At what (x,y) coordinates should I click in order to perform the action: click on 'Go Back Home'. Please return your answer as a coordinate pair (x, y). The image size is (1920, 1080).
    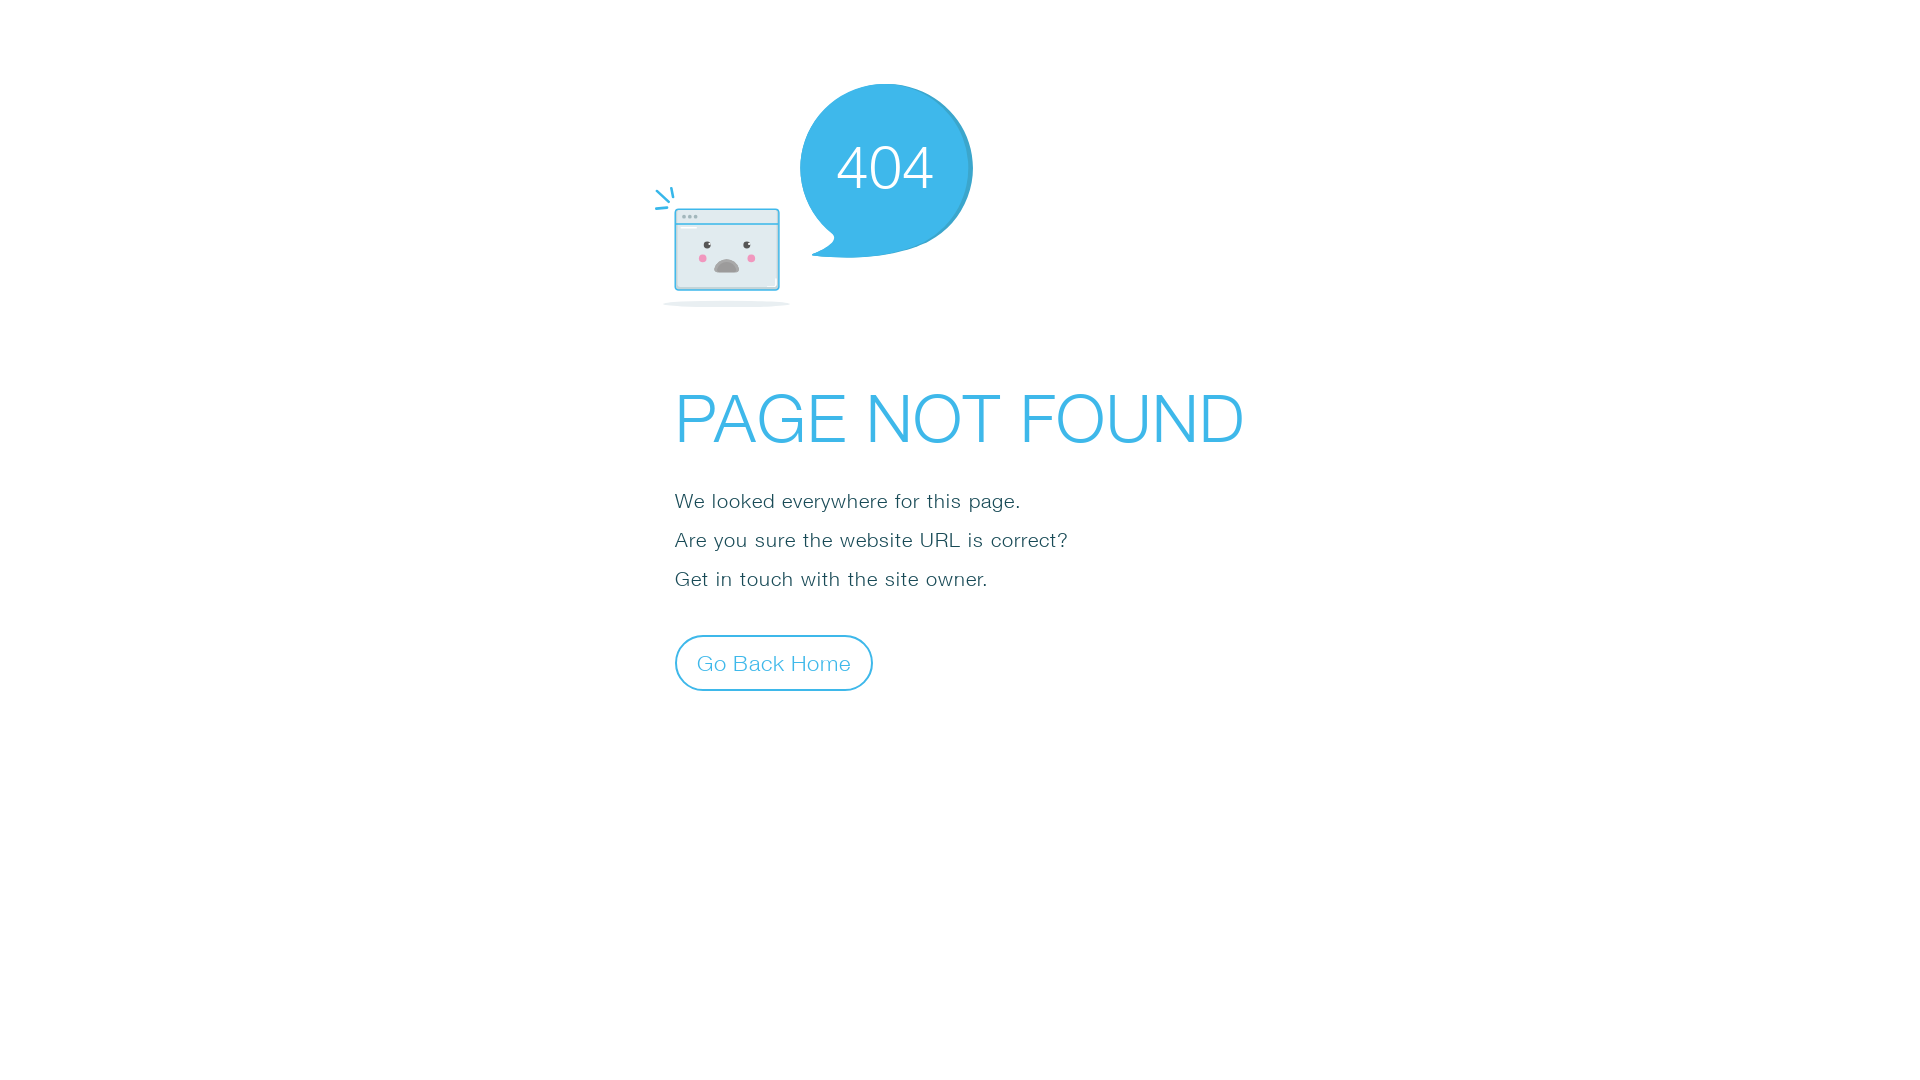
    Looking at the image, I should click on (772, 663).